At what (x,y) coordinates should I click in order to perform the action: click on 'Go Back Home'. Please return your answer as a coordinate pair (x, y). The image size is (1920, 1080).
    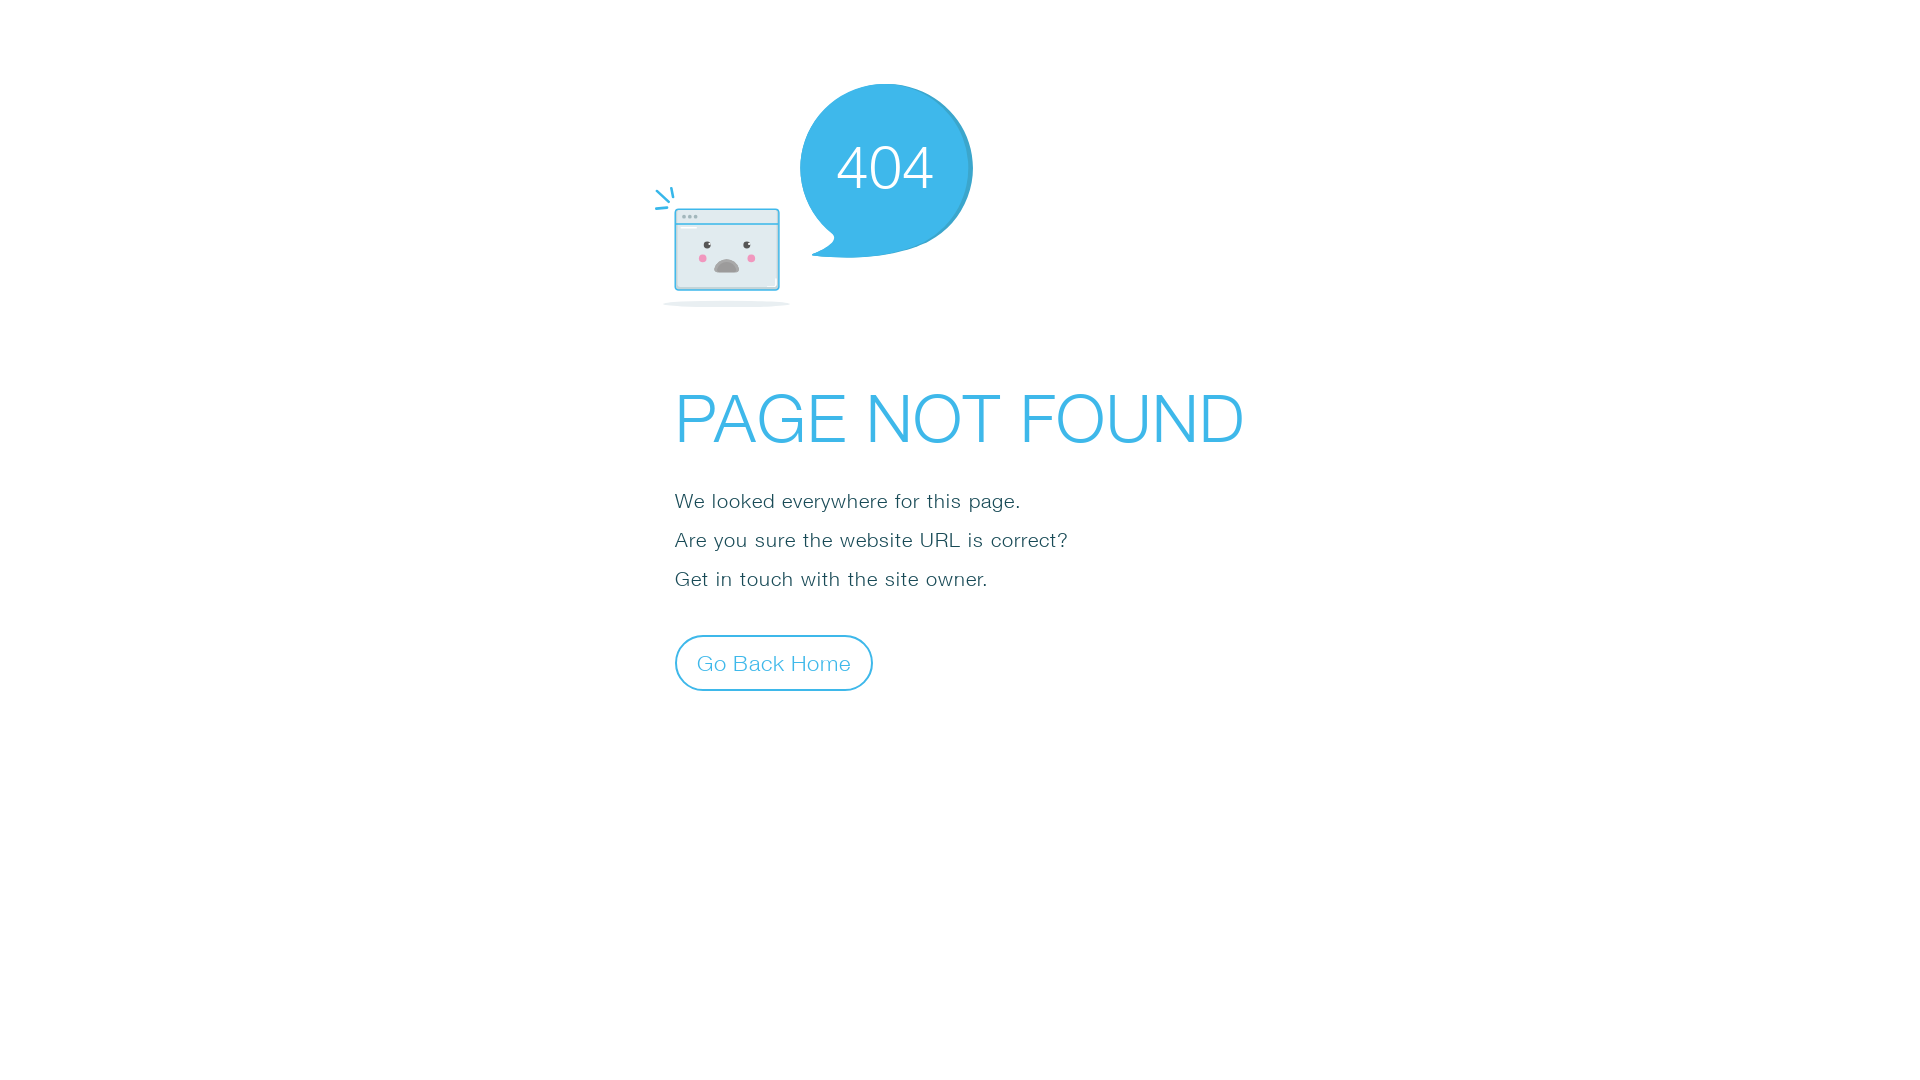
    Looking at the image, I should click on (772, 663).